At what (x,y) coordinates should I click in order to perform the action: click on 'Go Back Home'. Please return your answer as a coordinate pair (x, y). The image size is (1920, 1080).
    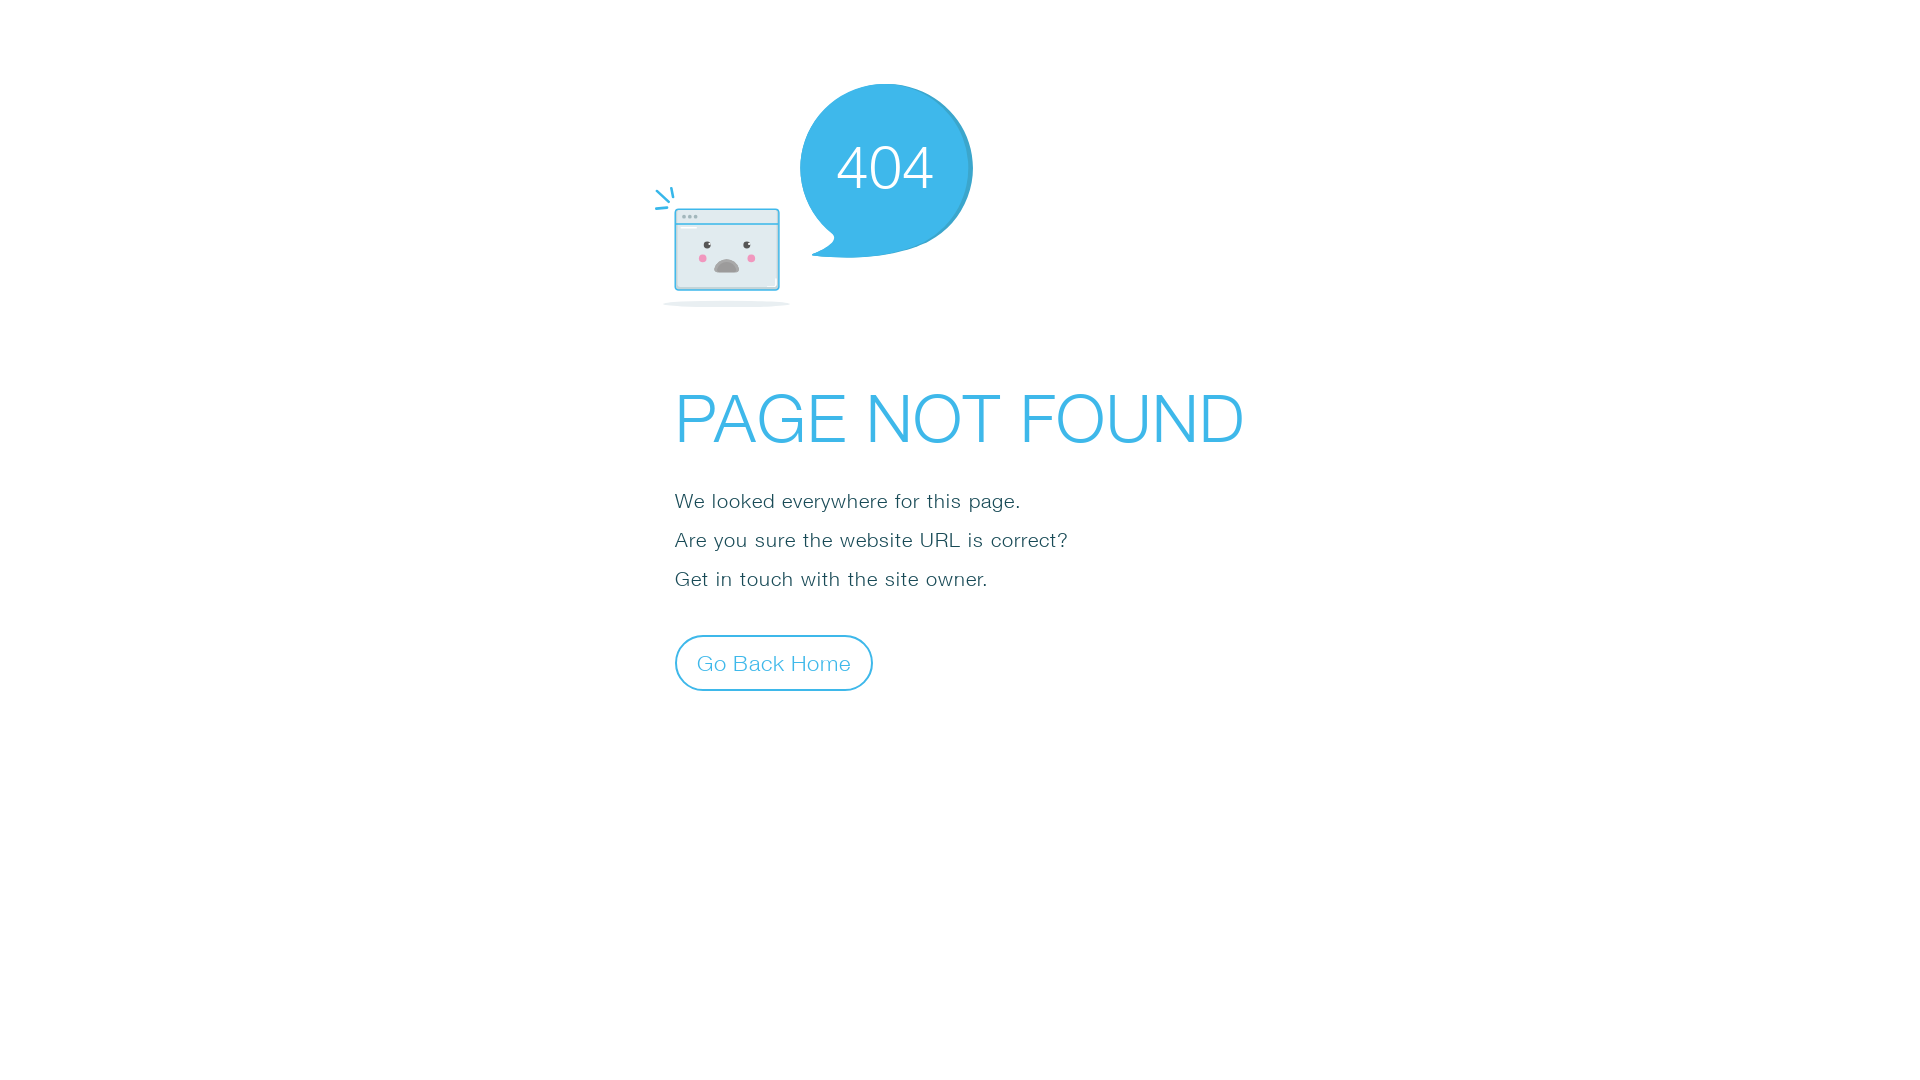
    Looking at the image, I should click on (772, 663).